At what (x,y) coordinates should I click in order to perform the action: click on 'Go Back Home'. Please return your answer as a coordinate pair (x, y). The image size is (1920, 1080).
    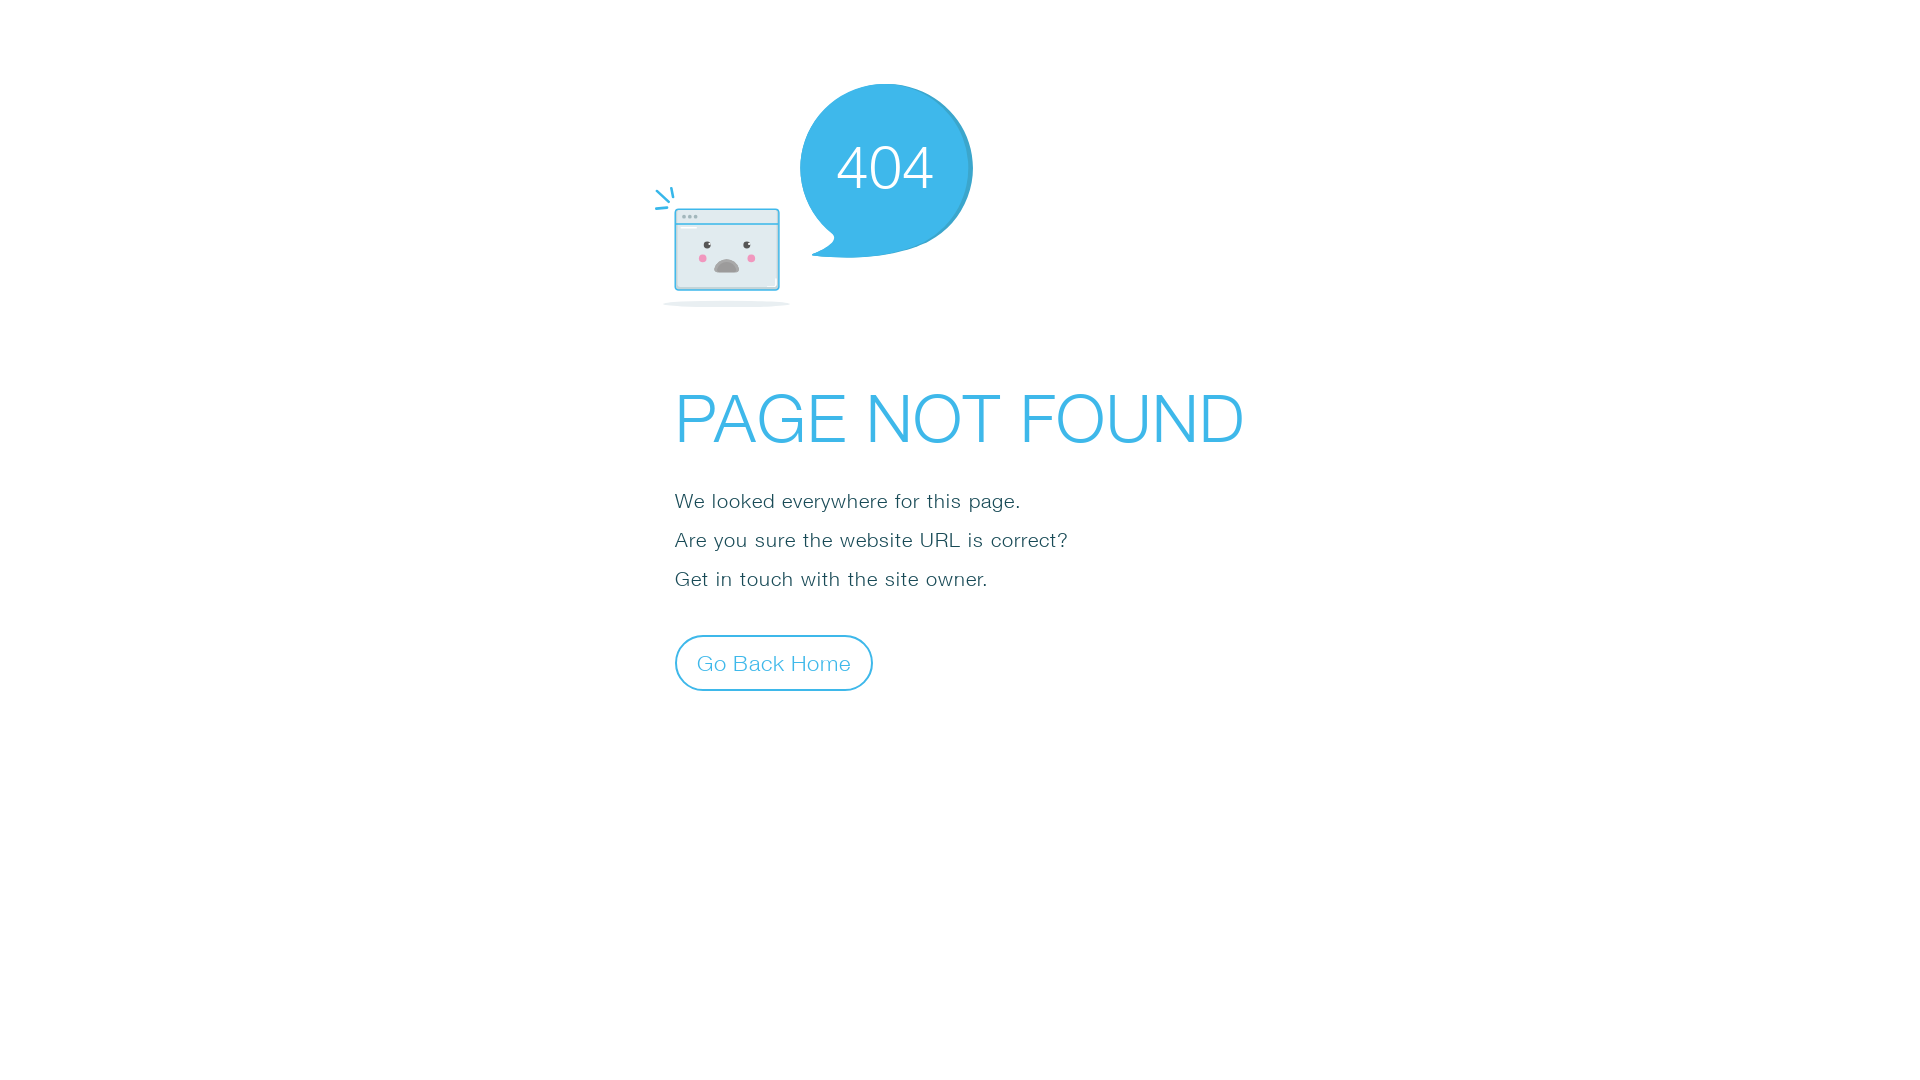
    Looking at the image, I should click on (772, 663).